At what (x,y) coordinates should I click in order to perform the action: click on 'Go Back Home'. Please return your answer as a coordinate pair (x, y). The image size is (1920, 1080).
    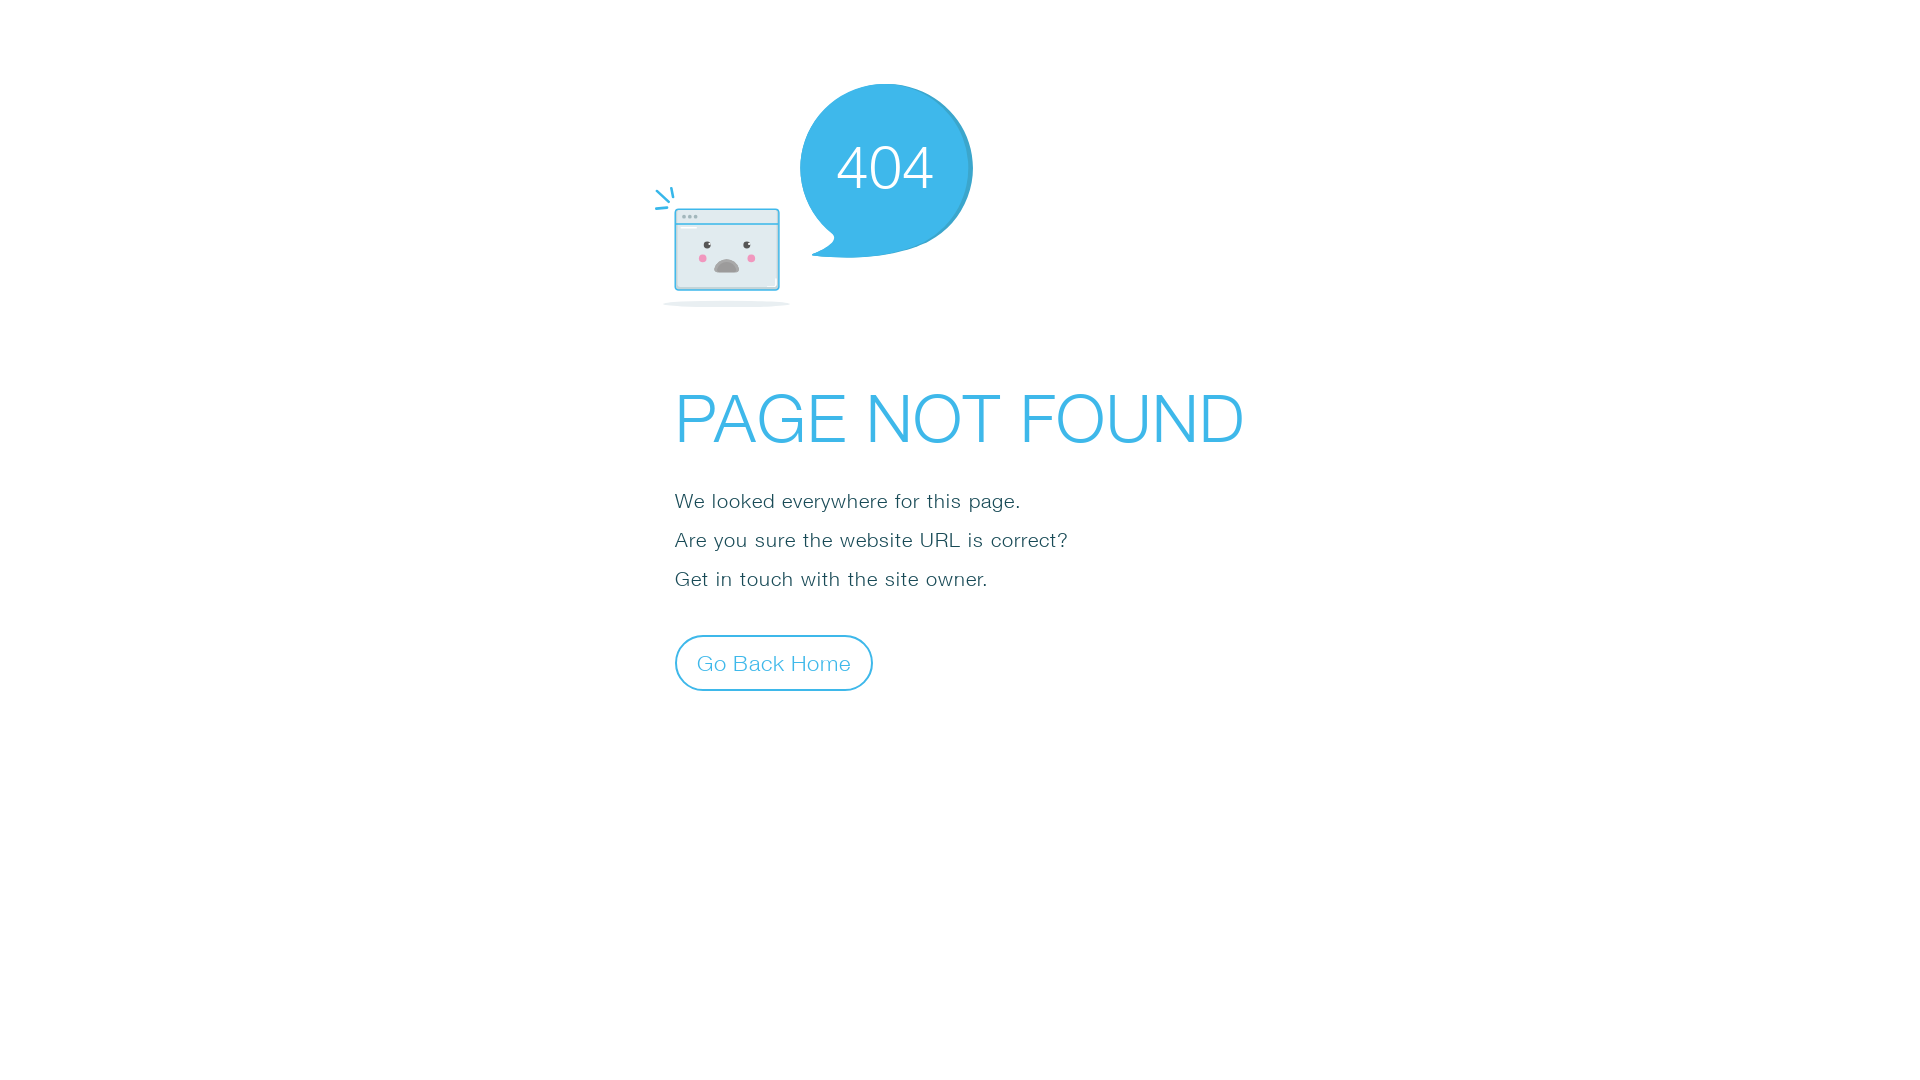
    Looking at the image, I should click on (772, 663).